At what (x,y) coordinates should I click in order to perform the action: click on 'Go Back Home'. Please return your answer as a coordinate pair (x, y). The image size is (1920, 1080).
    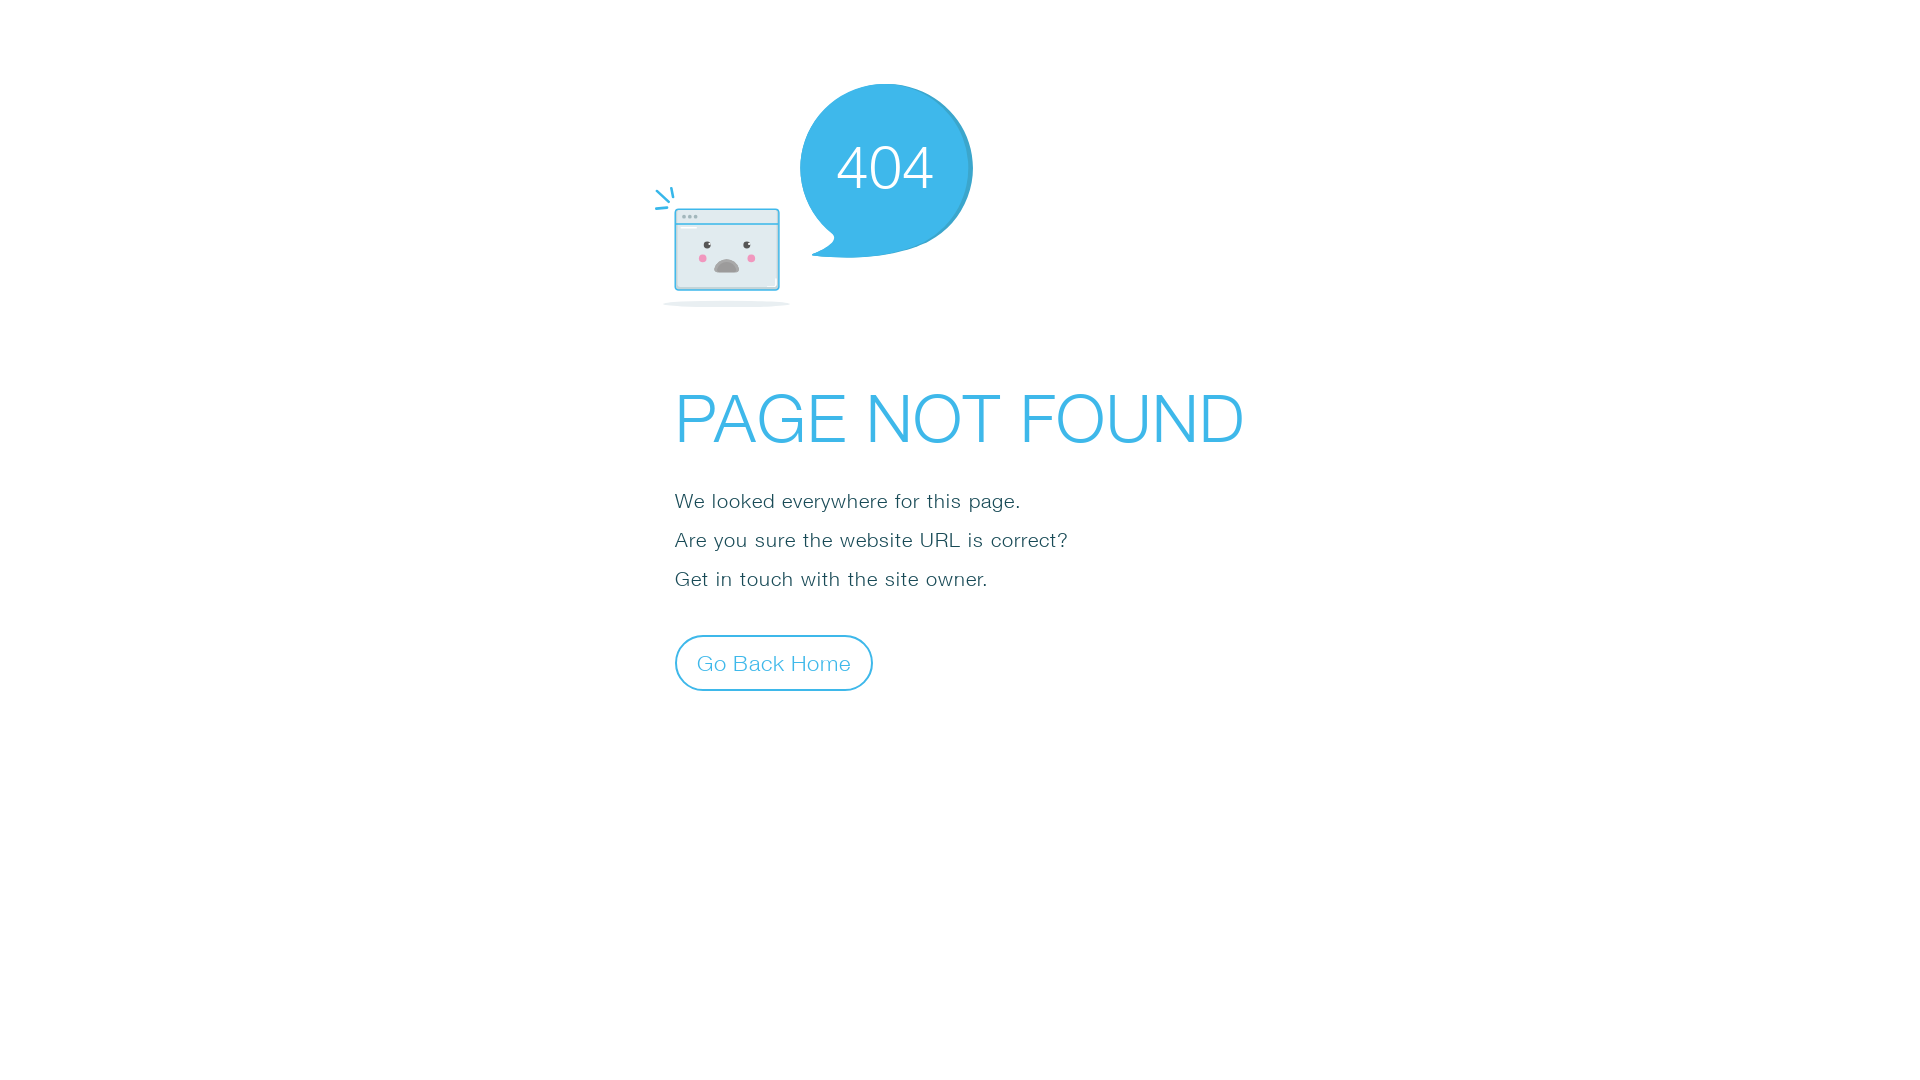
    Looking at the image, I should click on (772, 663).